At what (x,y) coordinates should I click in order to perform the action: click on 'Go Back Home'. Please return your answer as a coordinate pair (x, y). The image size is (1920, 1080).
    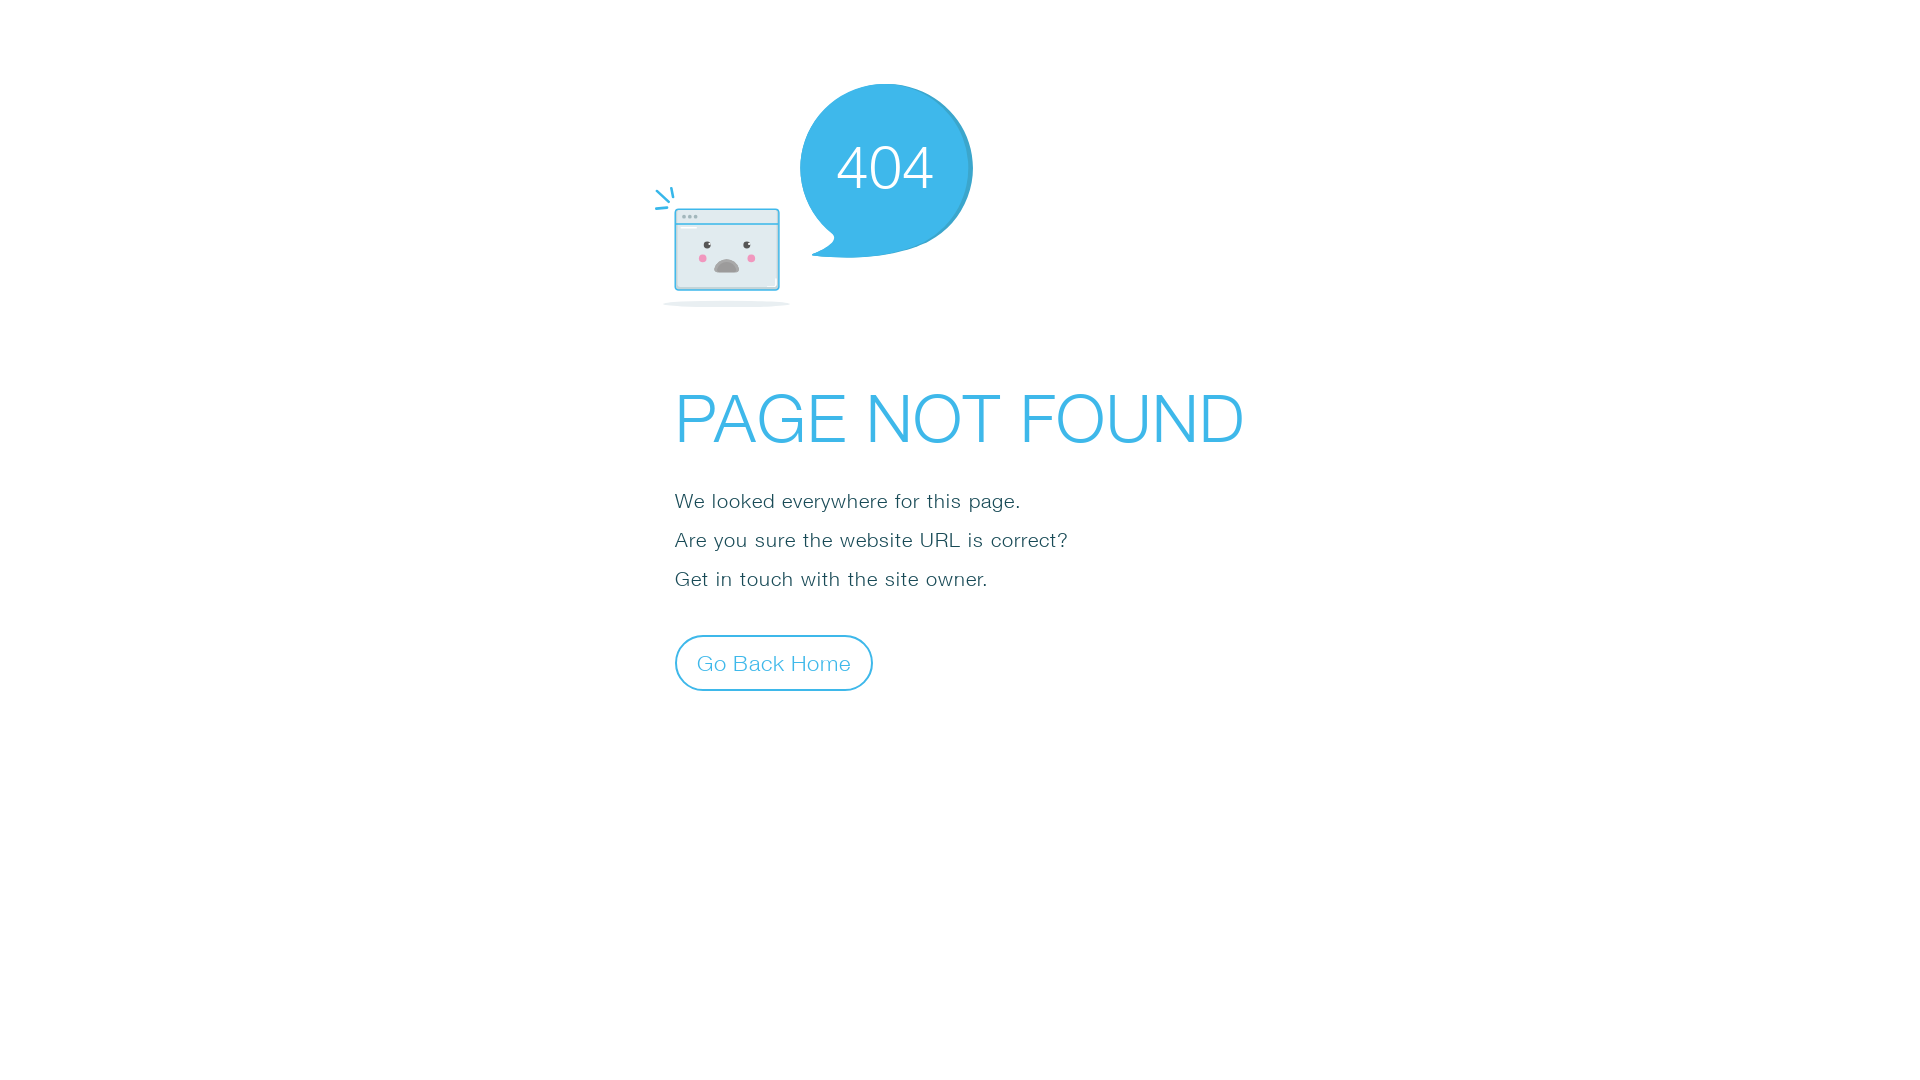
    Looking at the image, I should click on (772, 663).